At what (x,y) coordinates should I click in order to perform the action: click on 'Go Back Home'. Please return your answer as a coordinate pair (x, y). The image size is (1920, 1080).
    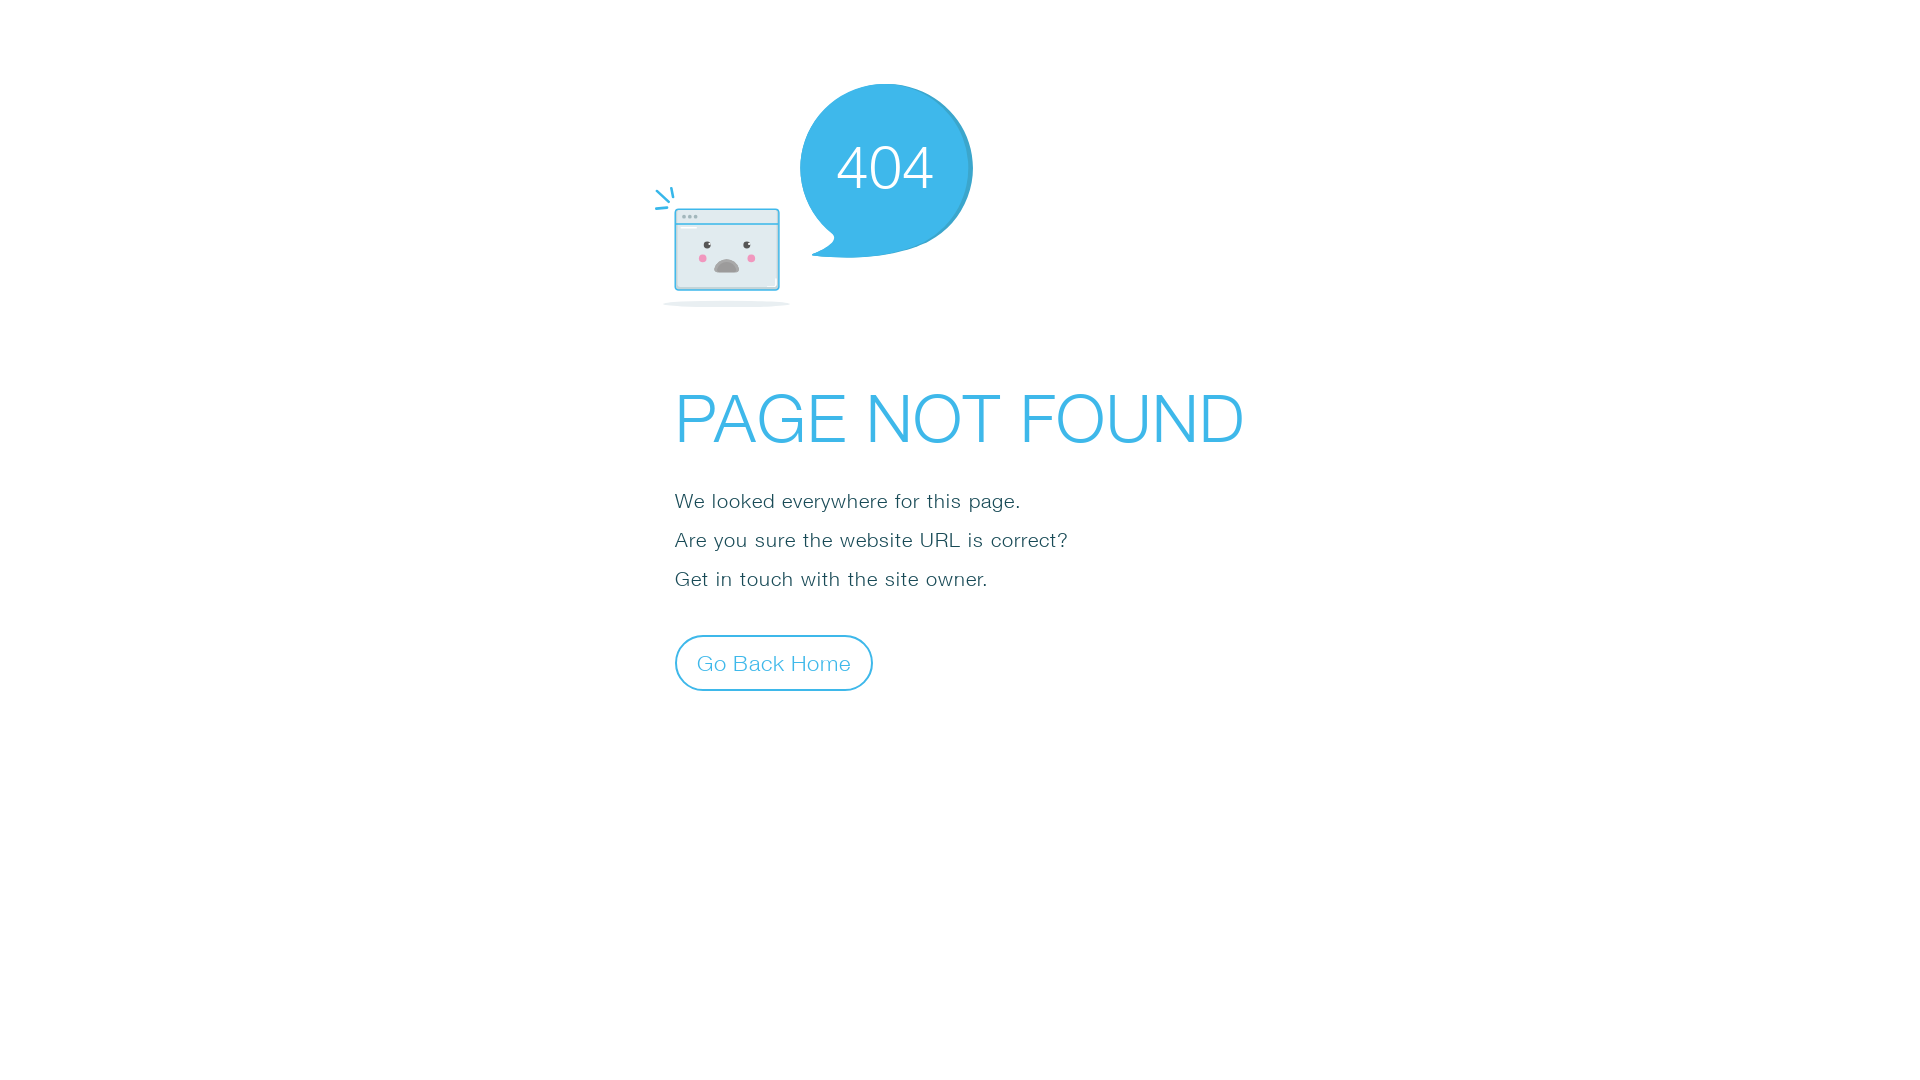
    Looking at the image, I should click on (772, 663).